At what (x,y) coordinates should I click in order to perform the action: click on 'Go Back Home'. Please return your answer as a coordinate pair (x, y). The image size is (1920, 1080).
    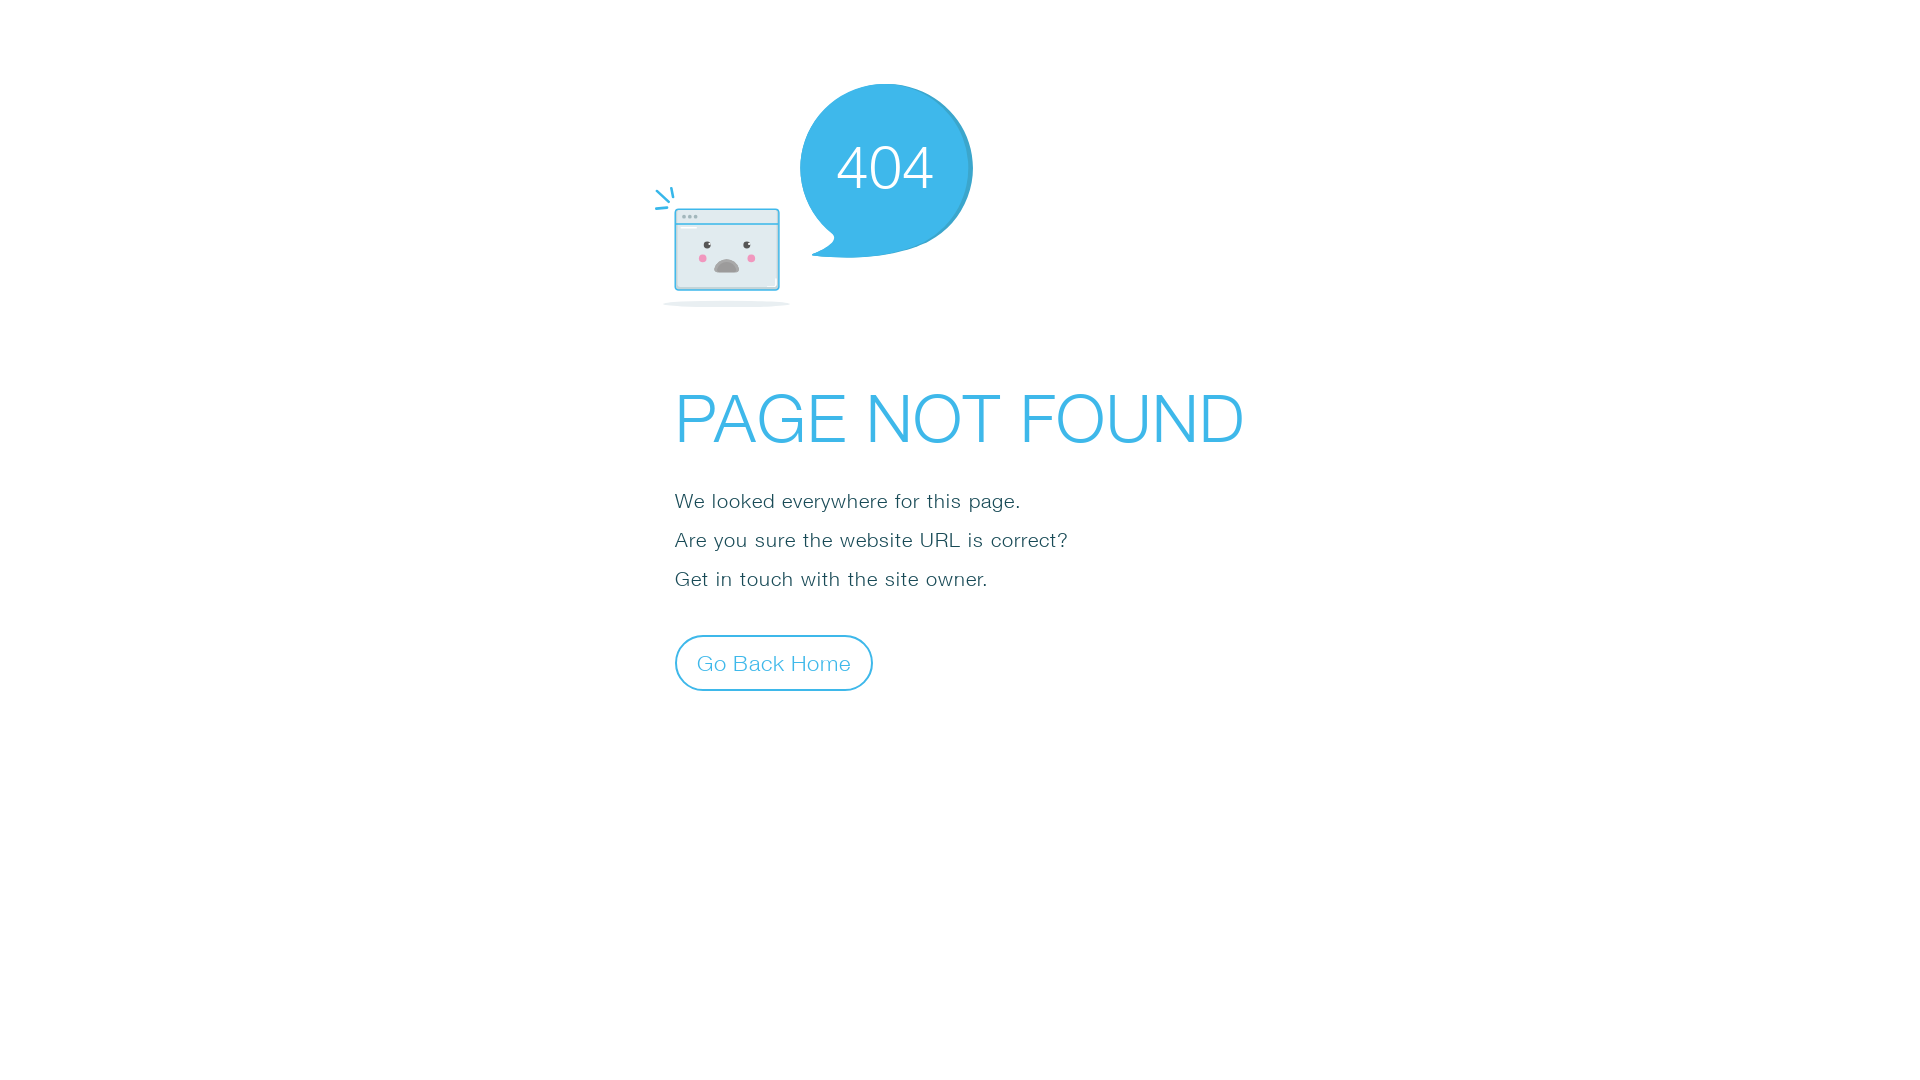
    Looking at the image, I should click on (772, 663).